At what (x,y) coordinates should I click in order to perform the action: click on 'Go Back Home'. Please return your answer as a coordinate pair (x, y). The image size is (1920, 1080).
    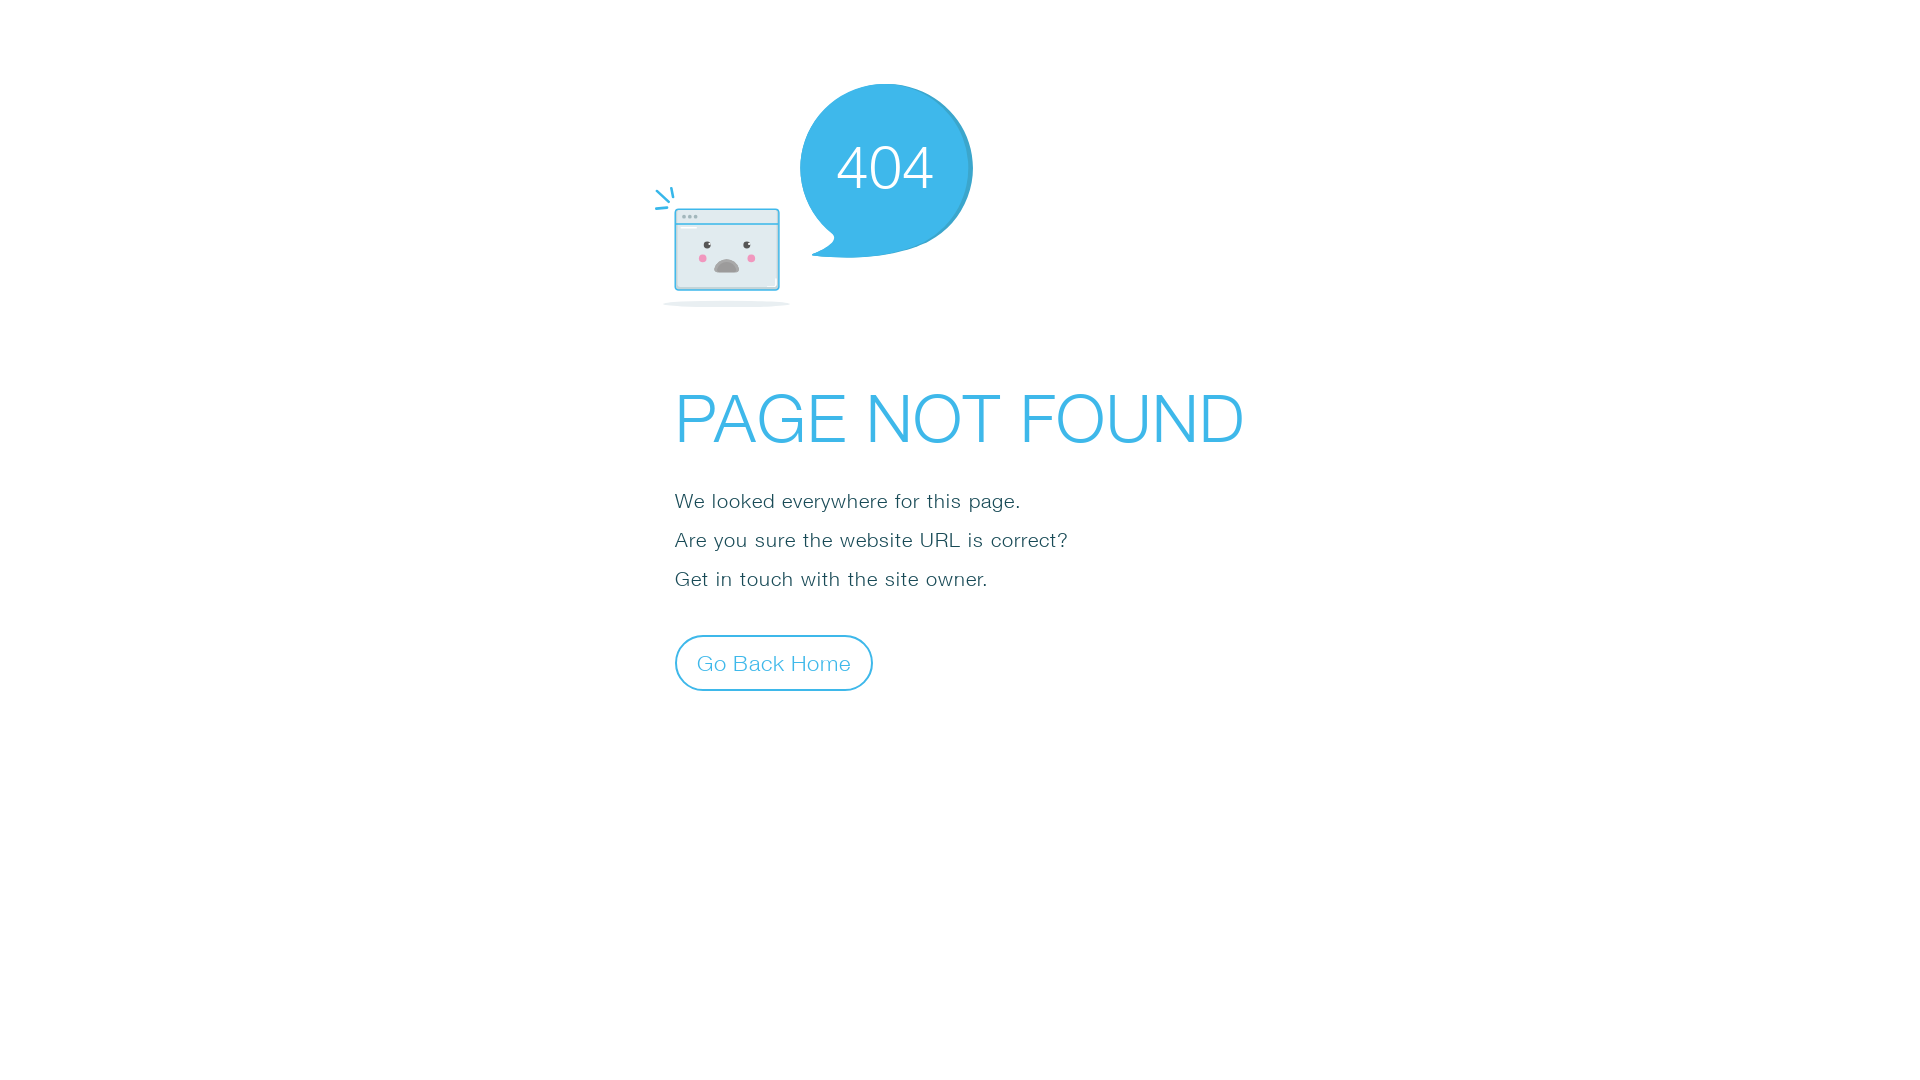
    Looking at the image, I should click on (772, 663).